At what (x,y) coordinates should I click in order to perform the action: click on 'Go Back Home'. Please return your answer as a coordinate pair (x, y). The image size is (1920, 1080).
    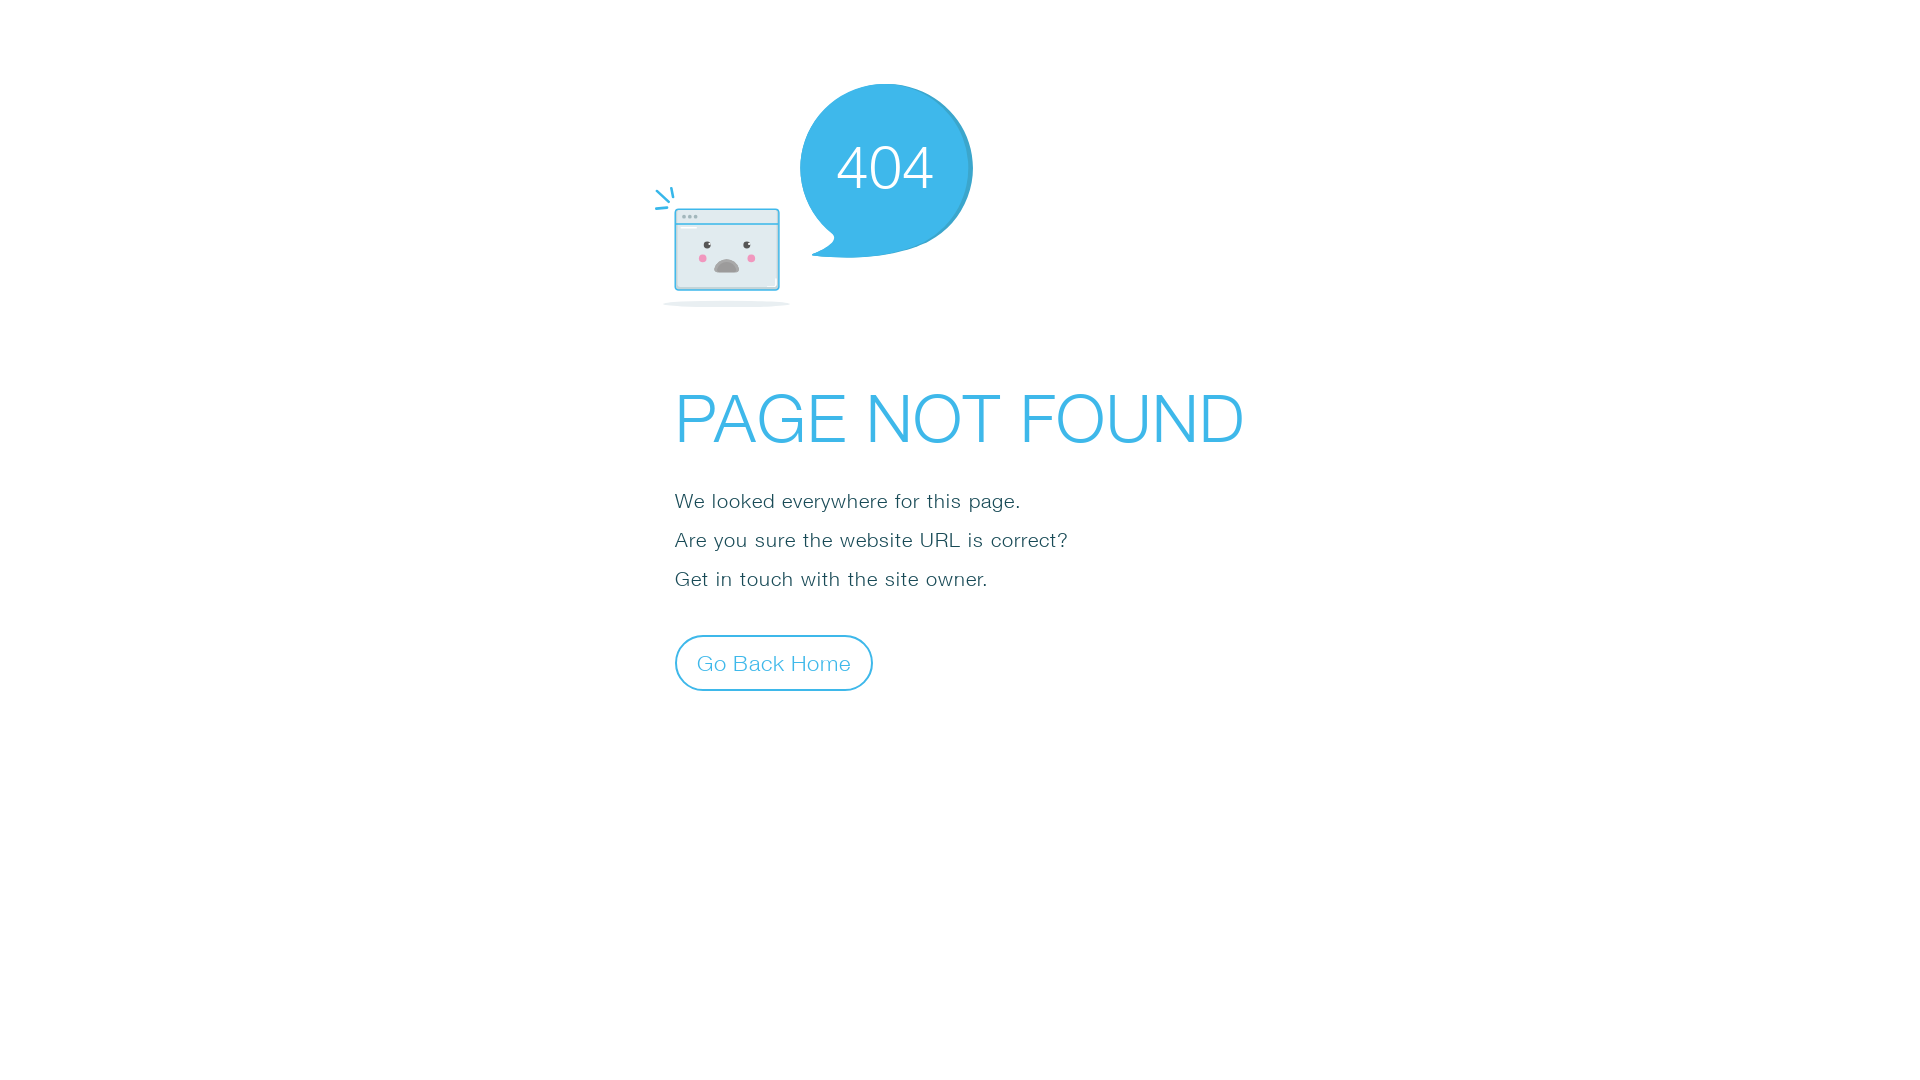
    Looking at the image, I should click on (772, 663).